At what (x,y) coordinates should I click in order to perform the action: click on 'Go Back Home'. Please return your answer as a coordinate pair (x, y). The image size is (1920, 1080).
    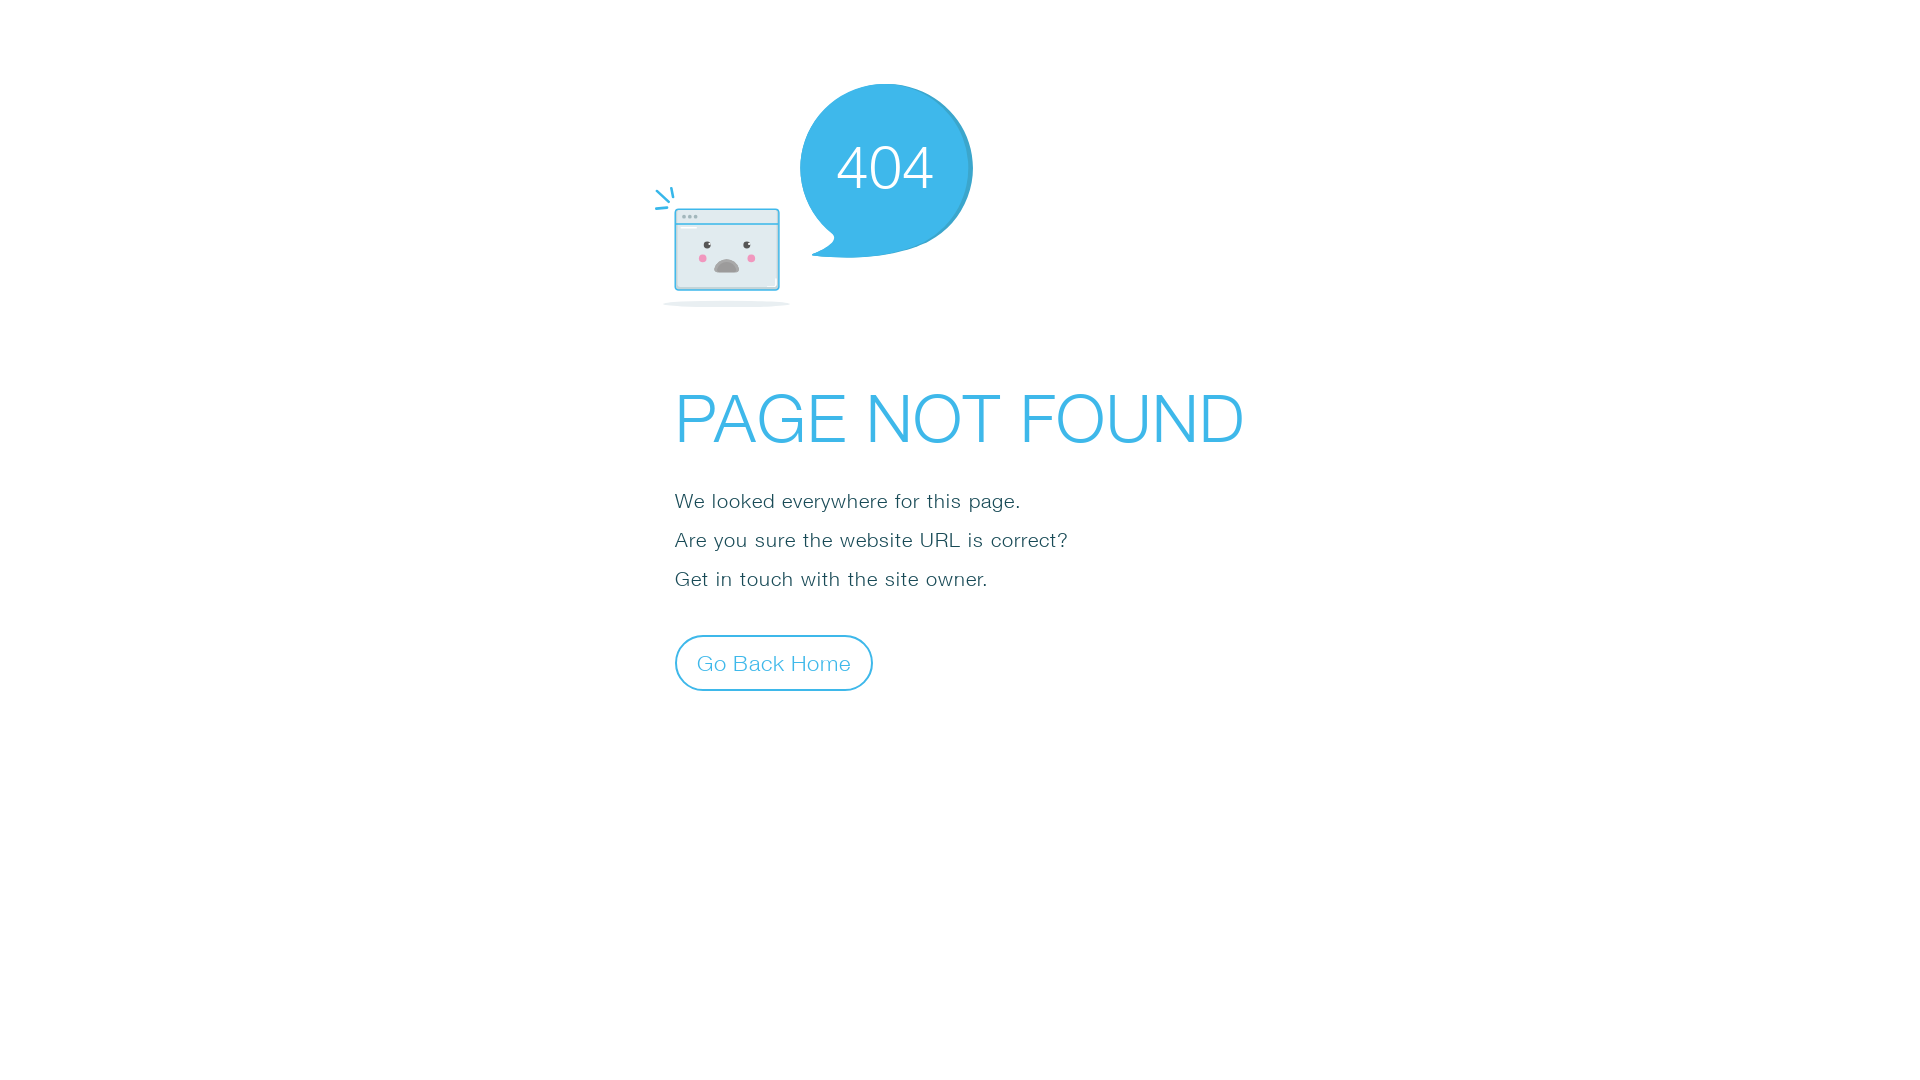
    Looking at the image, I should click on (772, 663).